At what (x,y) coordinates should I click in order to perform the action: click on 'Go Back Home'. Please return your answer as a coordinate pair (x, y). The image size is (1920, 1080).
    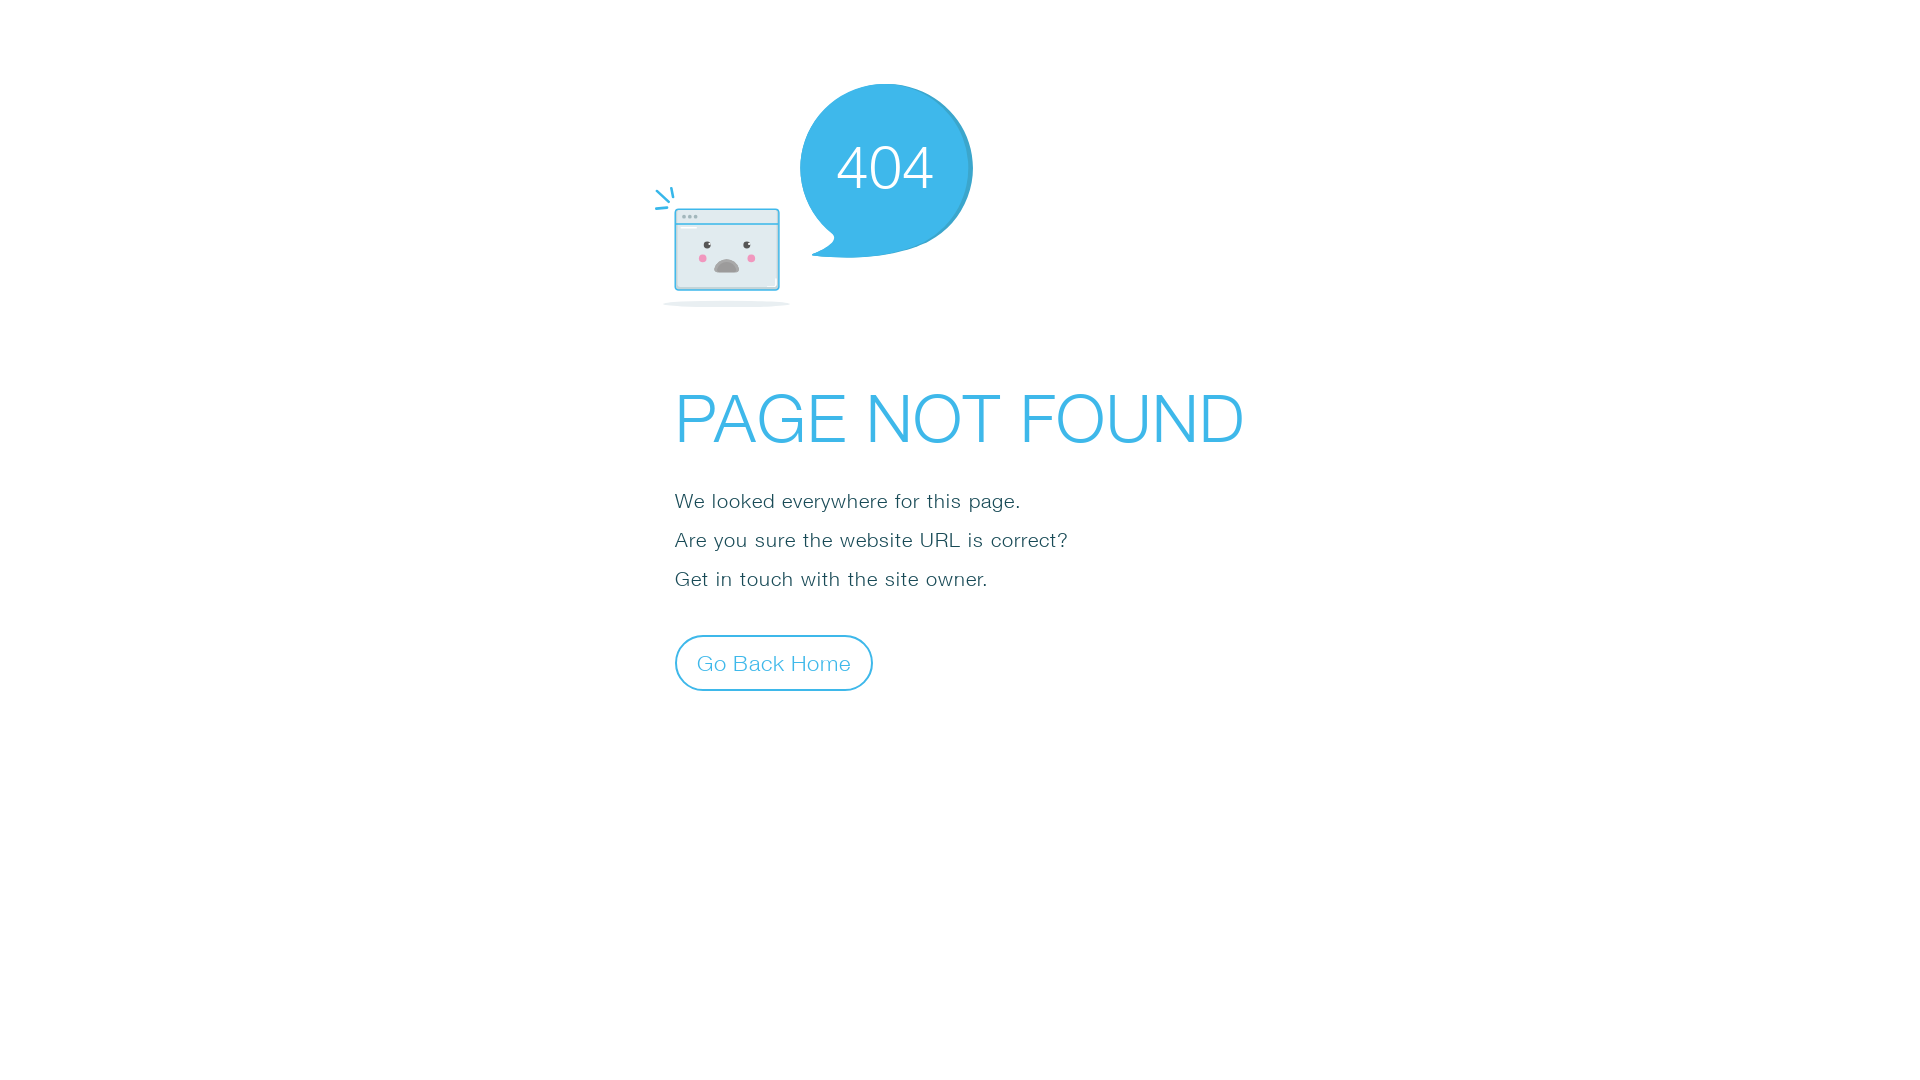
    Looking at the image, I should click on (772, 663).